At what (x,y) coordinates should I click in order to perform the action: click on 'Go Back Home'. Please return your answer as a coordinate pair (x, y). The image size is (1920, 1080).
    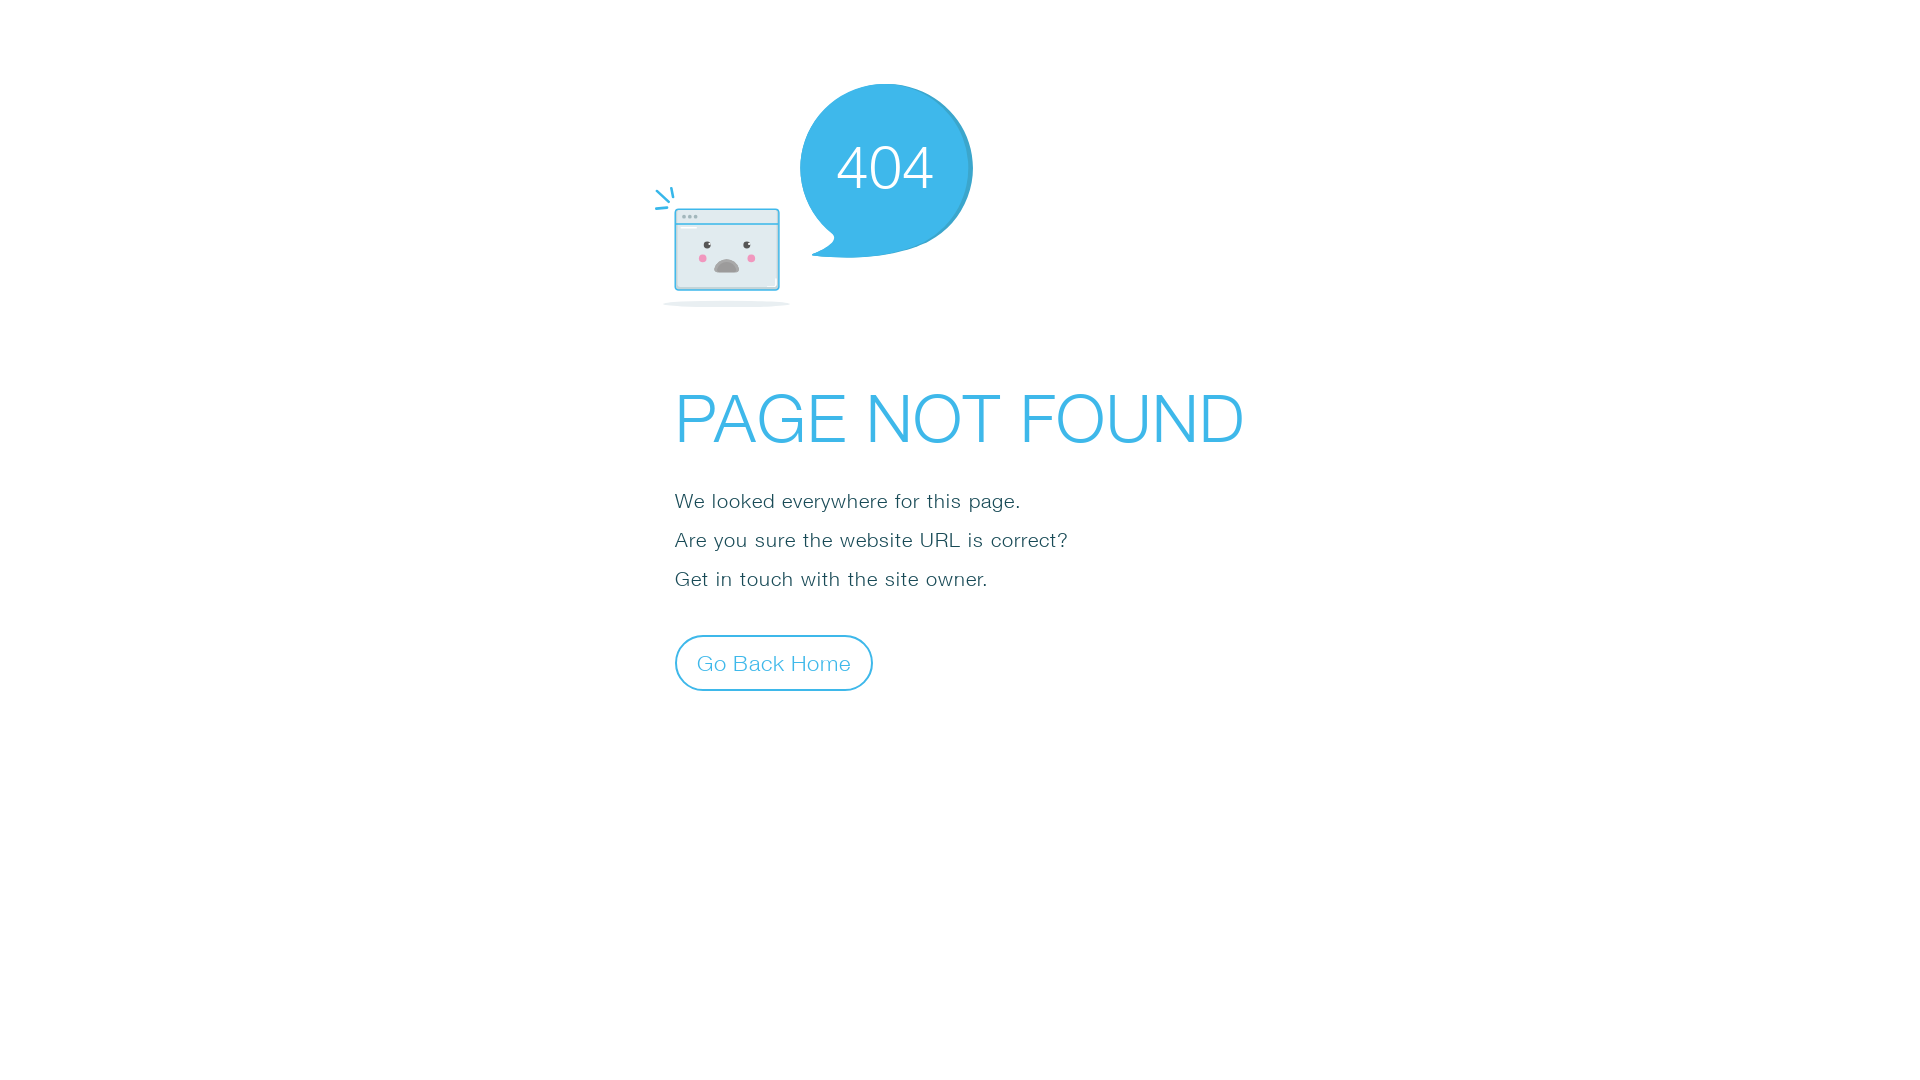
    Looking at the image, I should click on (772, 663).